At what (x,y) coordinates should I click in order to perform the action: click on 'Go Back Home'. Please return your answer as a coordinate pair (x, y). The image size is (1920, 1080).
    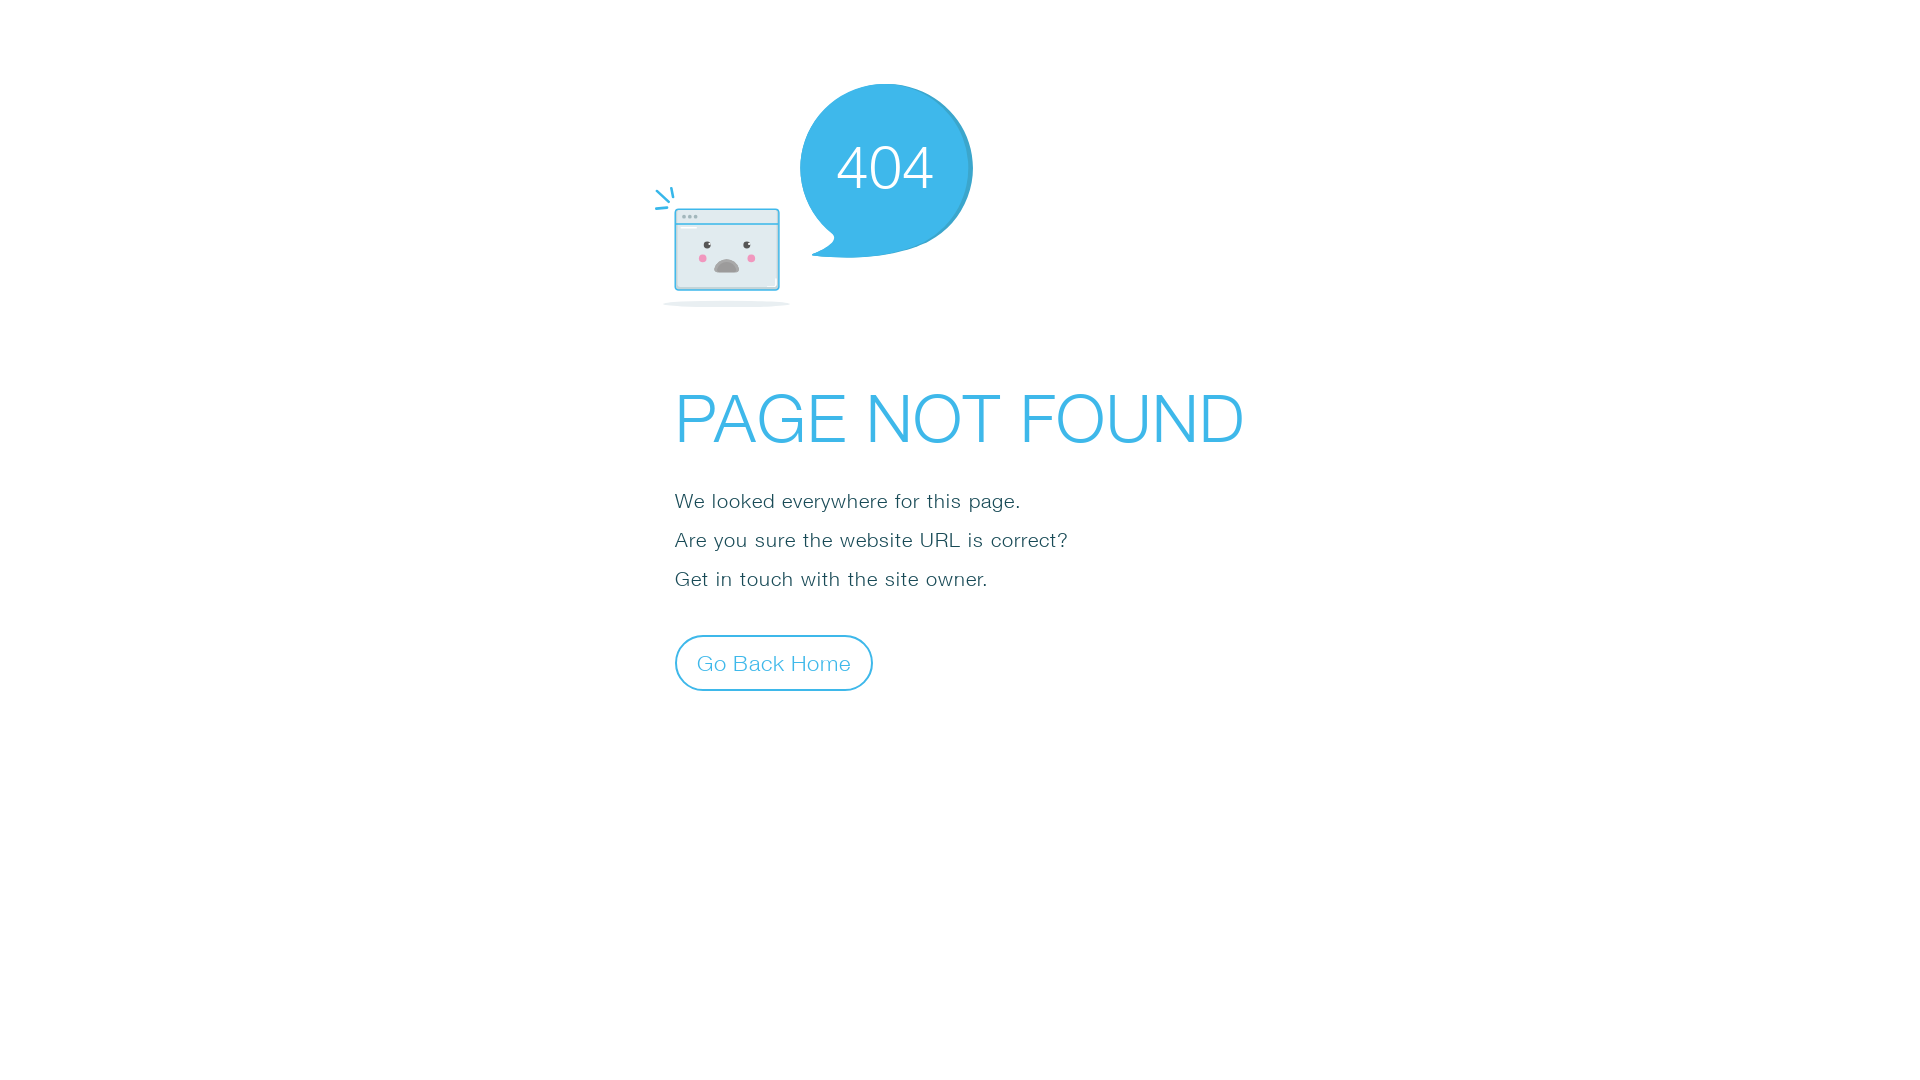
    Looking at the image, I should click on (772, 663).